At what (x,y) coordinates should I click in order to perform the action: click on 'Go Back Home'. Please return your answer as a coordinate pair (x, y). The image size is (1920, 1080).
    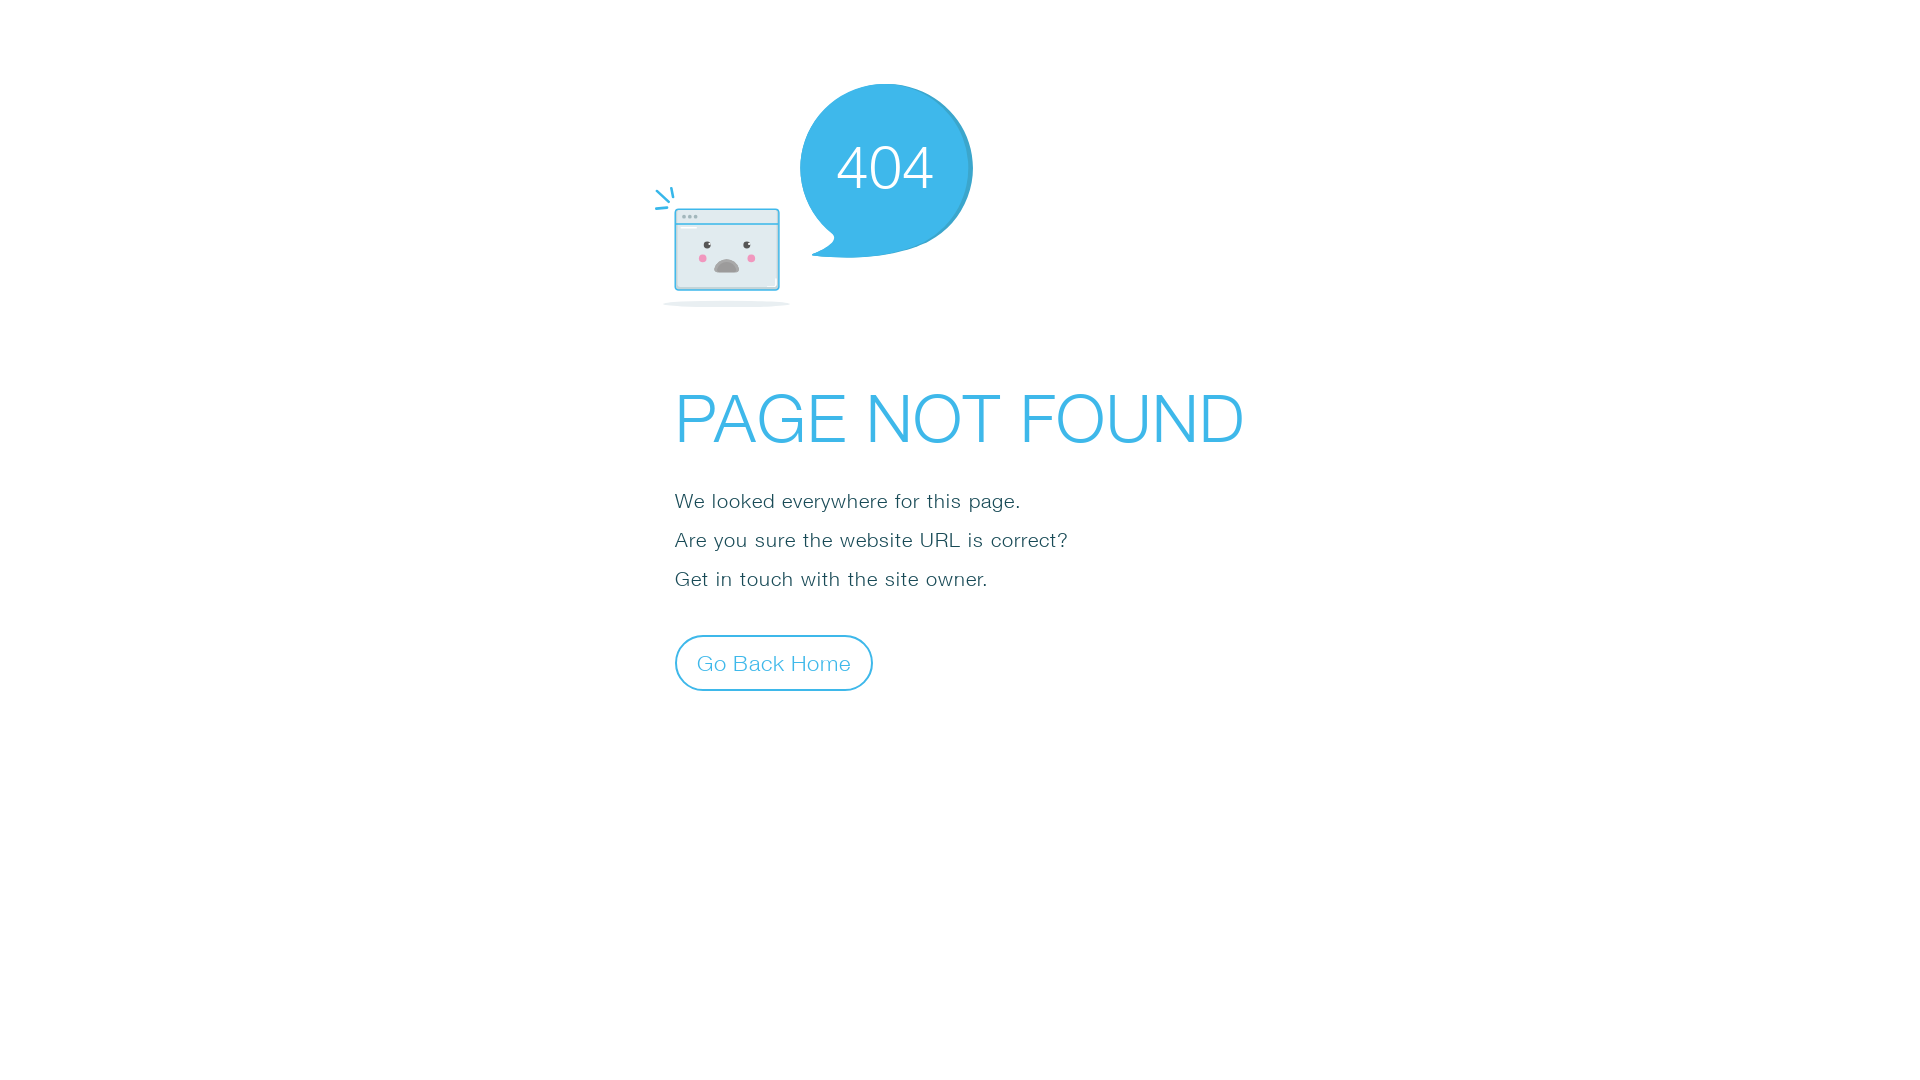
    Looking at the image, I should click on (772, 663).